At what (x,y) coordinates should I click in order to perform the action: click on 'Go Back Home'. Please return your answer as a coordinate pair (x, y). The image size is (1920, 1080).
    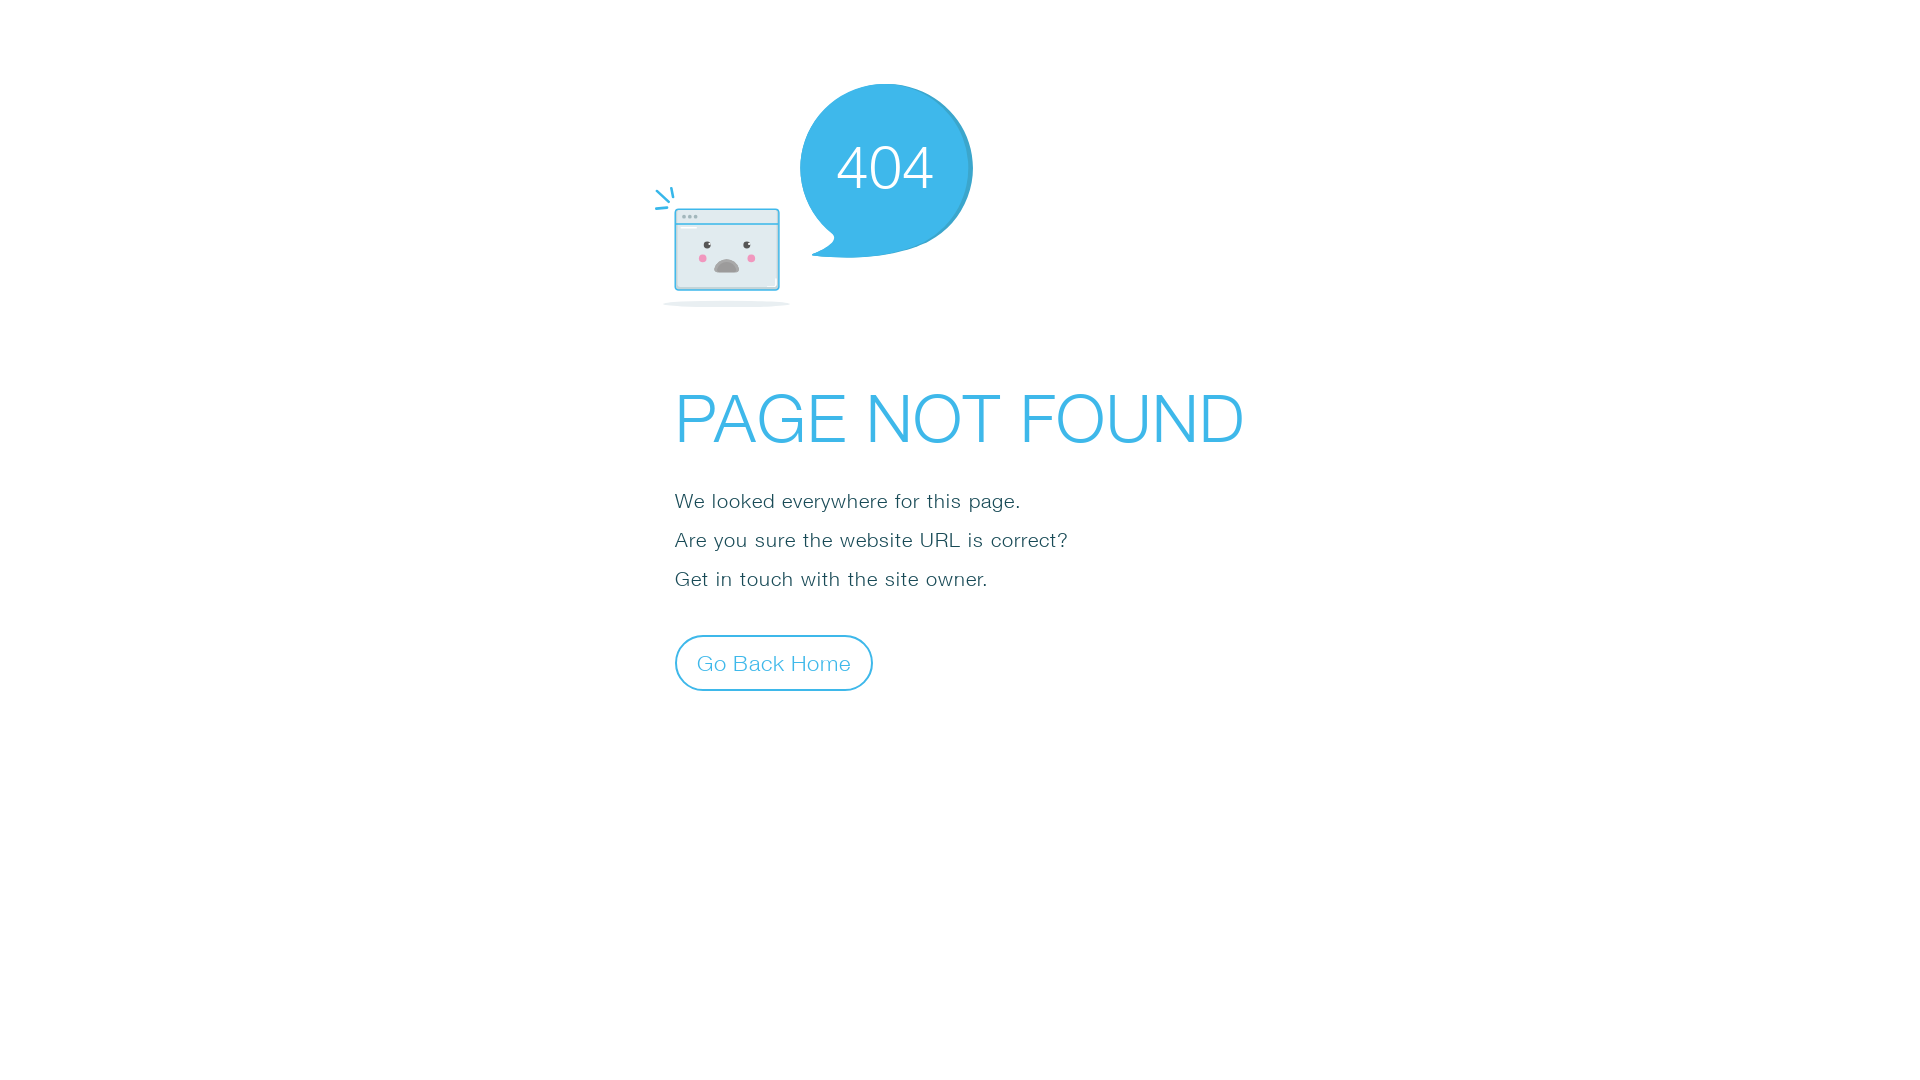
    Looking at the image, I should click on (772, 663).